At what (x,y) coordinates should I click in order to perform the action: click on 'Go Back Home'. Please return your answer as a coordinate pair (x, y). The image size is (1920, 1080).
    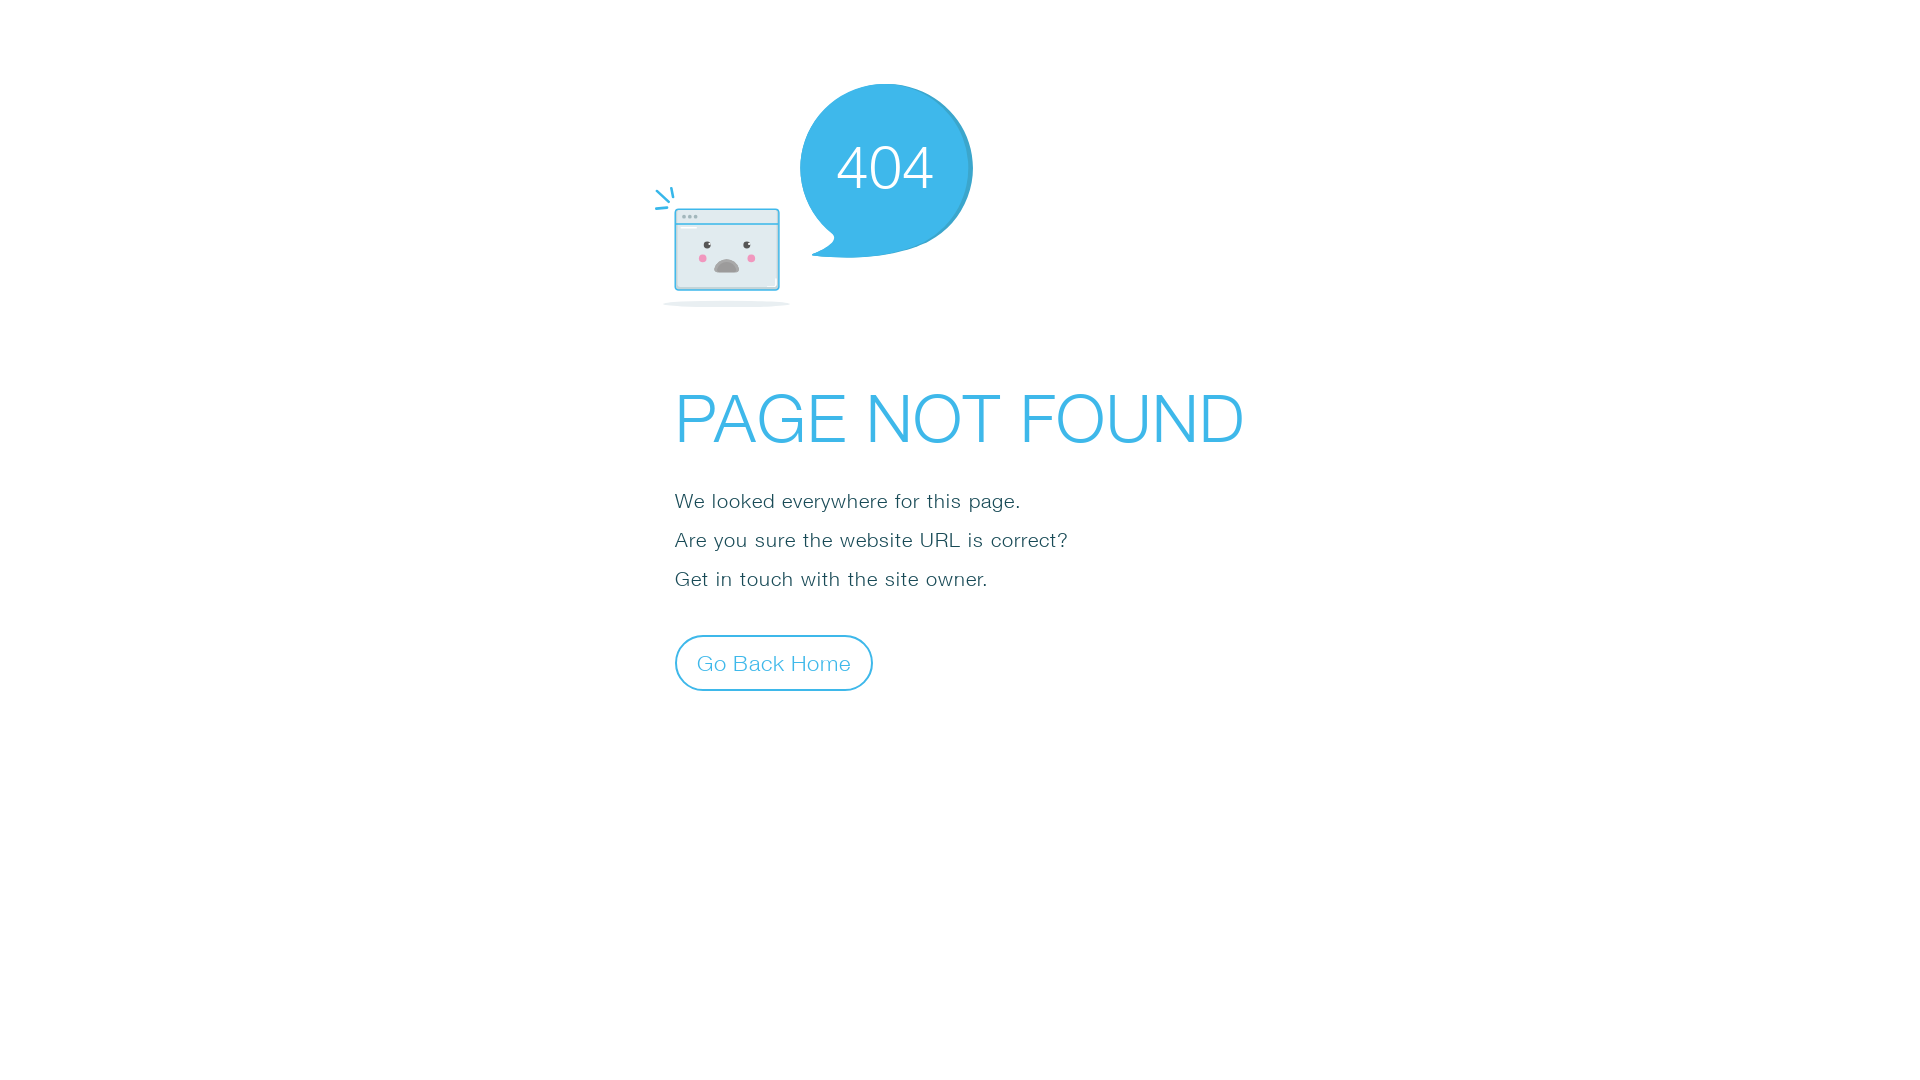
    Looking at the image, I should click on (772, 663).